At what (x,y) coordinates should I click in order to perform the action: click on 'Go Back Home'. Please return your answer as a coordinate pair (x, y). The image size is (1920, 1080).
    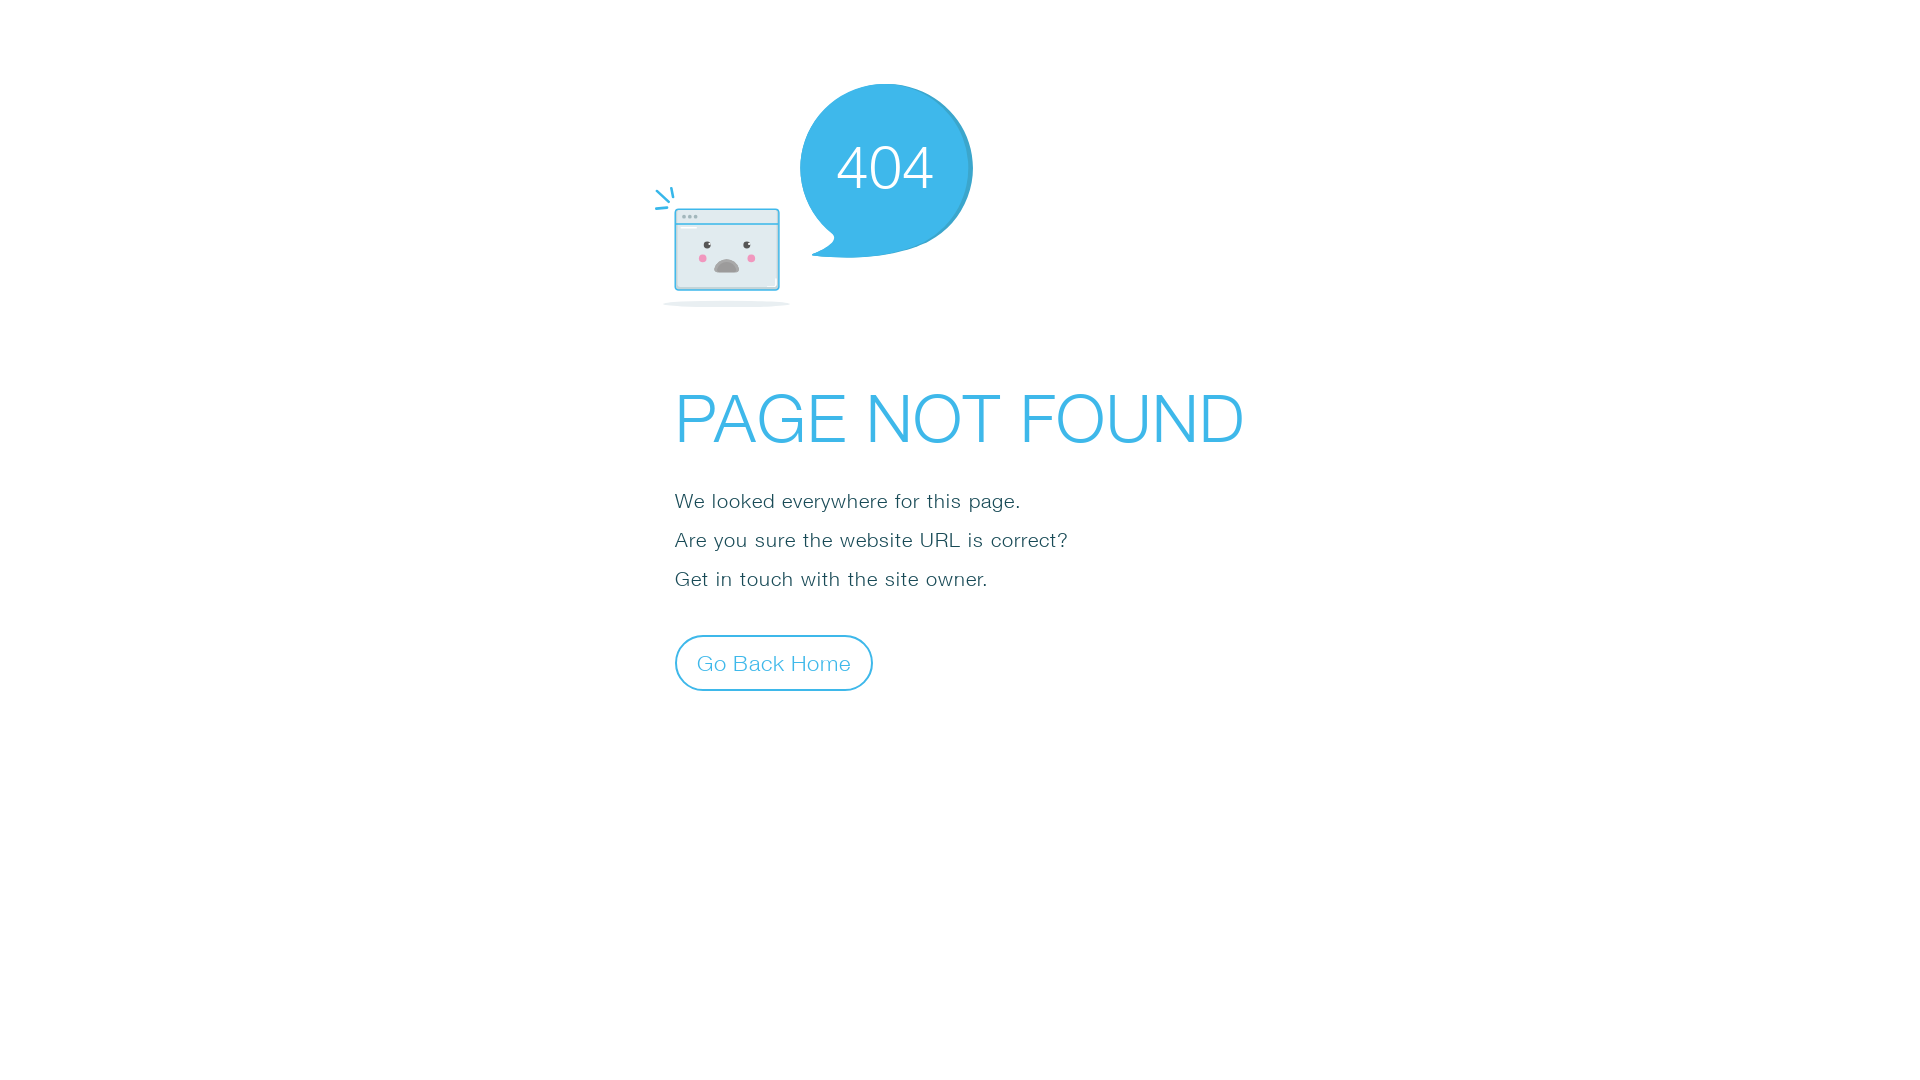
    Looking at the image, I should click on (772, 663).